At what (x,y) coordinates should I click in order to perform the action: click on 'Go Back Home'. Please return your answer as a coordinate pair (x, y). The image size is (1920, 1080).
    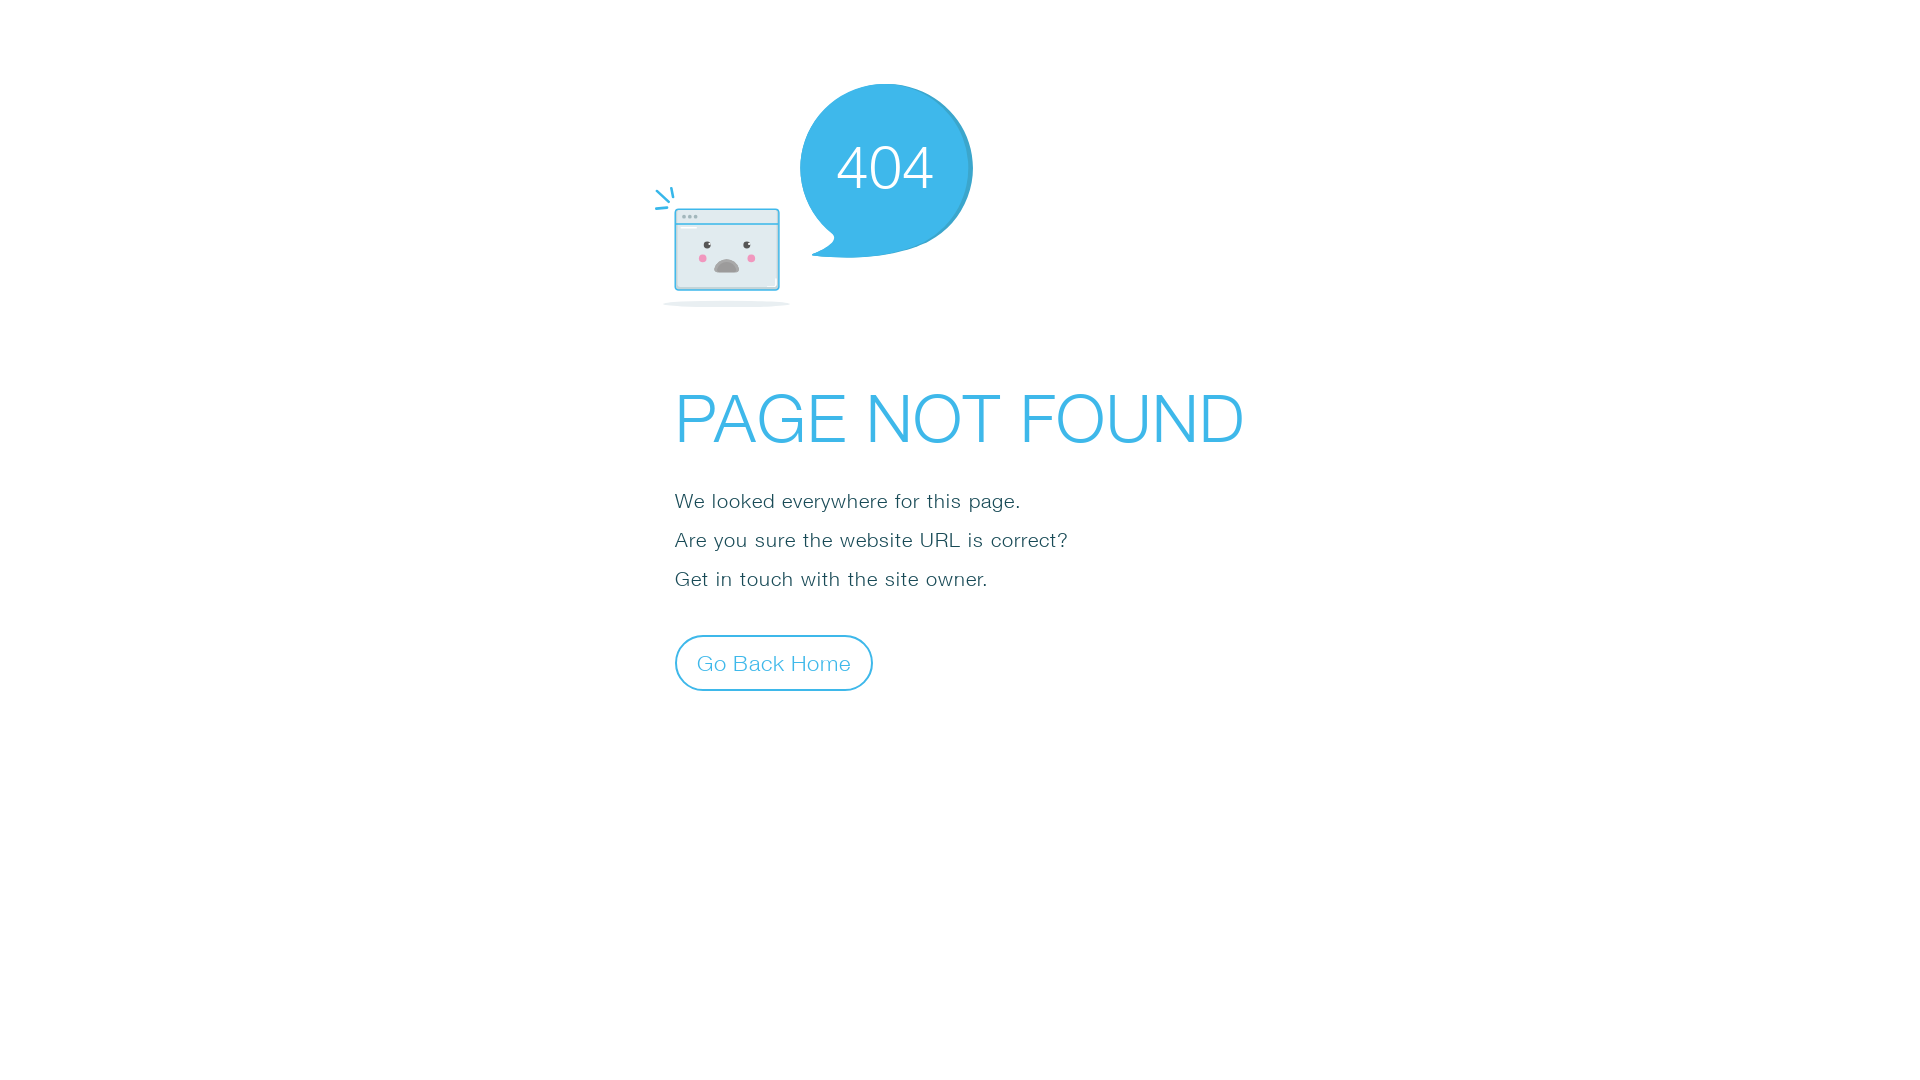
    Looking at the image, I should click on (772, 663).